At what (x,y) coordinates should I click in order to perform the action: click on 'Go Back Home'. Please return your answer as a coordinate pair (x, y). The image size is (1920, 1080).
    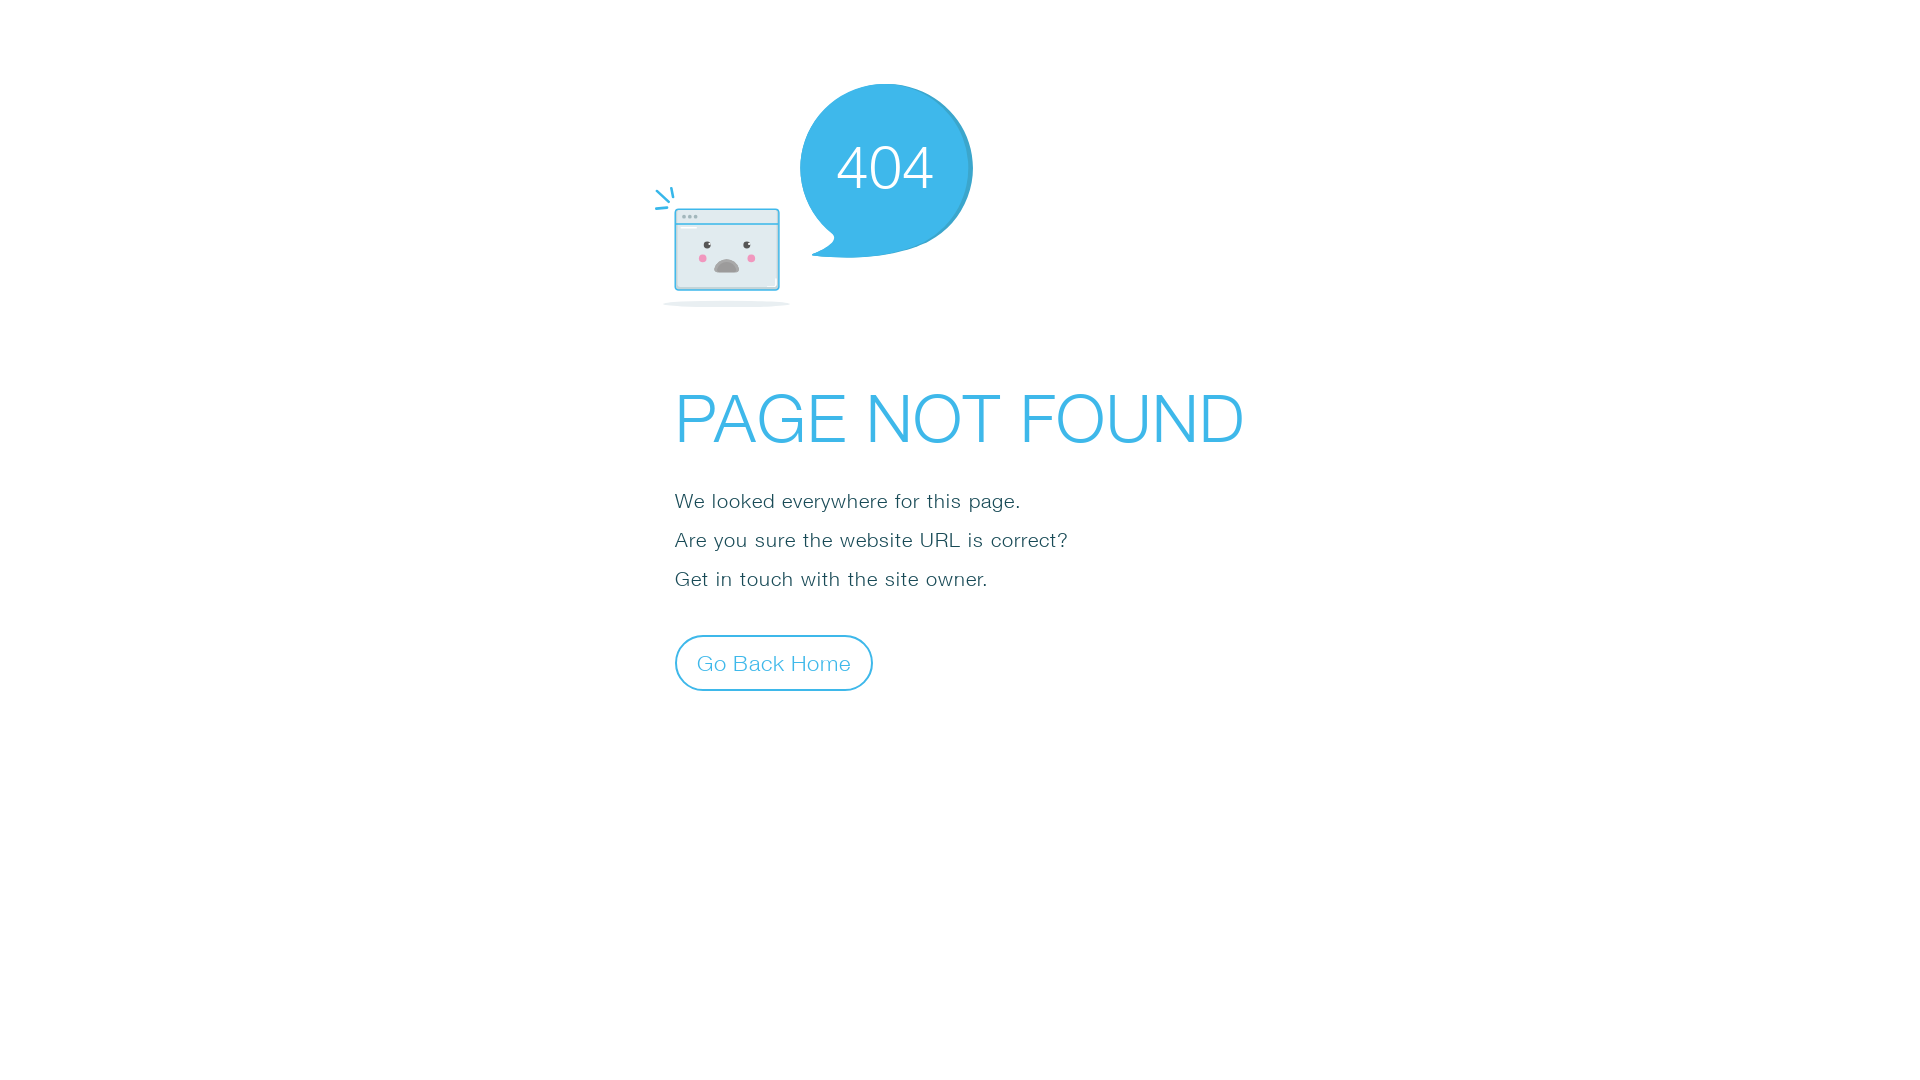
    Looking at the image, I should click on (772, 663).